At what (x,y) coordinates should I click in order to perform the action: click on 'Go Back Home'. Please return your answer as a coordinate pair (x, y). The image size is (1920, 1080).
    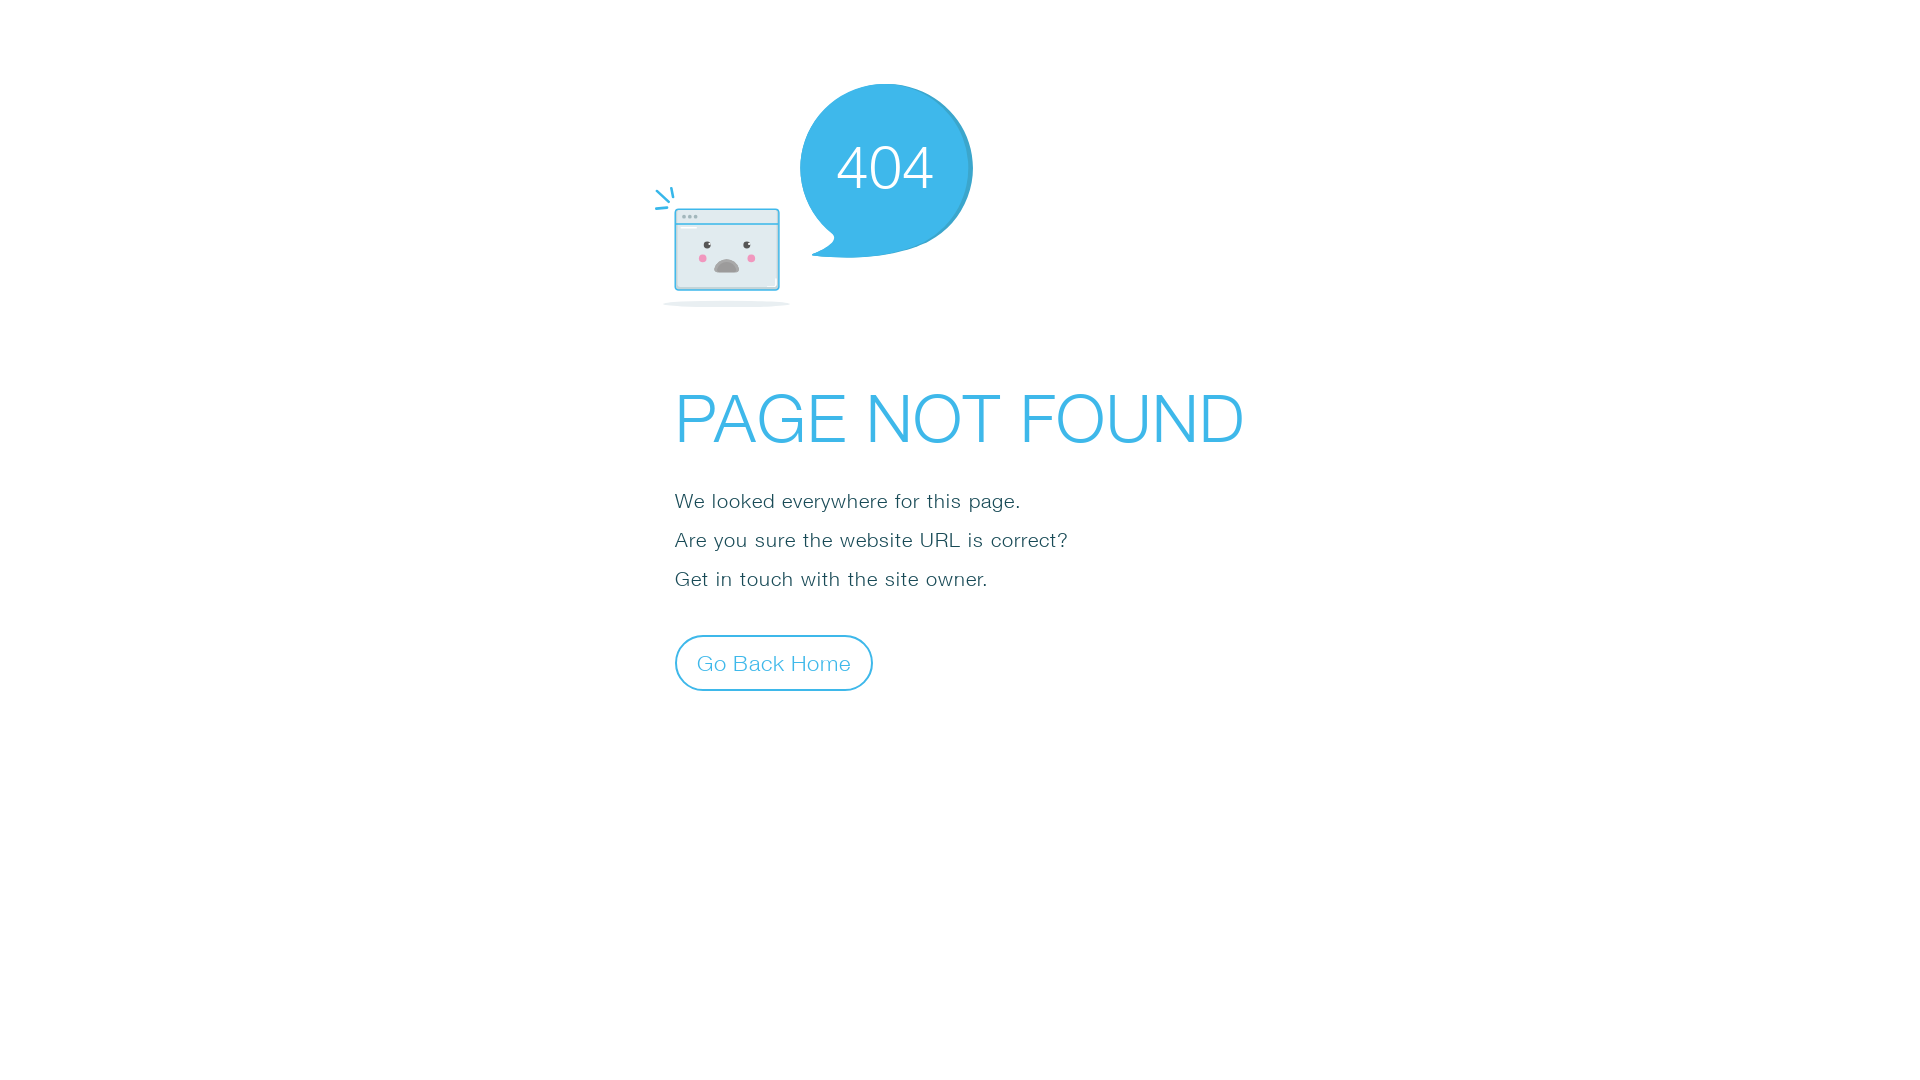
    Looking at the image, I should click on (772, 663).